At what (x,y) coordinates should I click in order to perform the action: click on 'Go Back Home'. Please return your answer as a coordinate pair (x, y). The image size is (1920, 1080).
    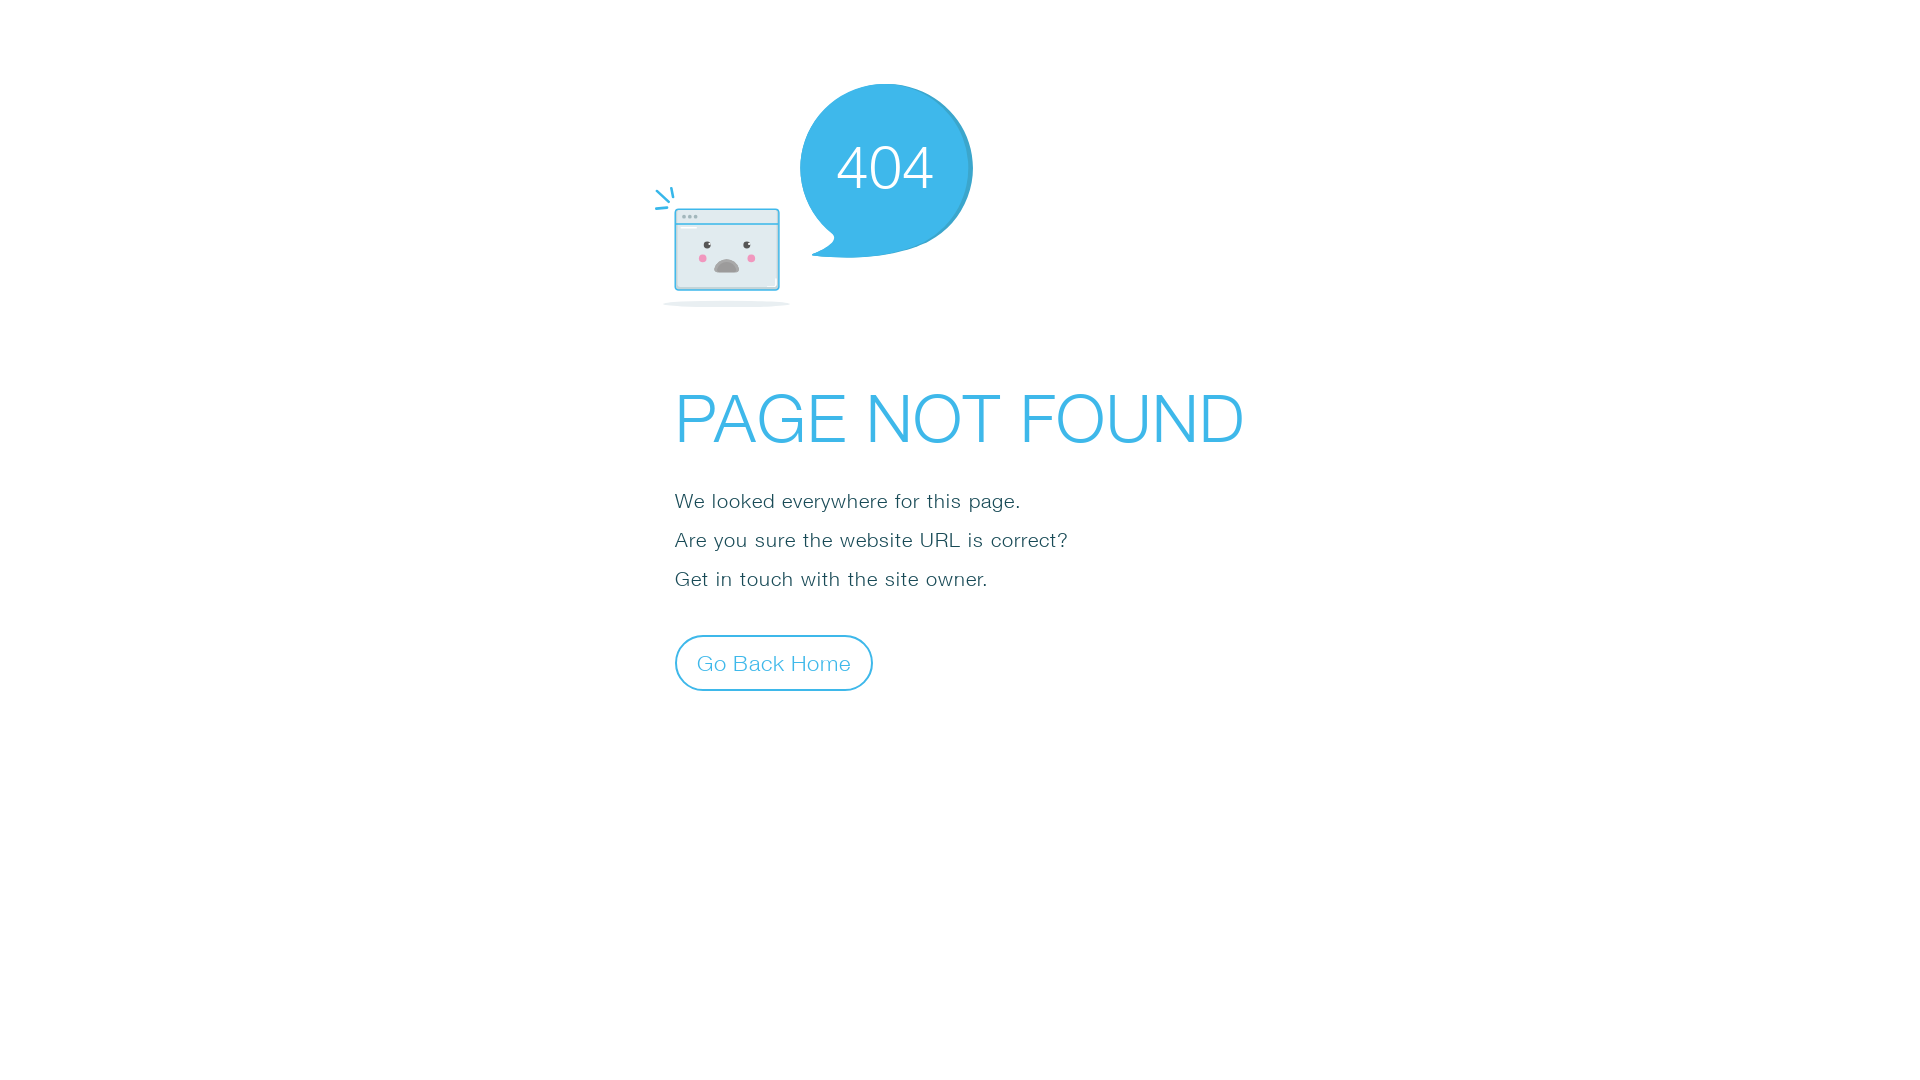
    Looking at the image, I should click on (772, 663).